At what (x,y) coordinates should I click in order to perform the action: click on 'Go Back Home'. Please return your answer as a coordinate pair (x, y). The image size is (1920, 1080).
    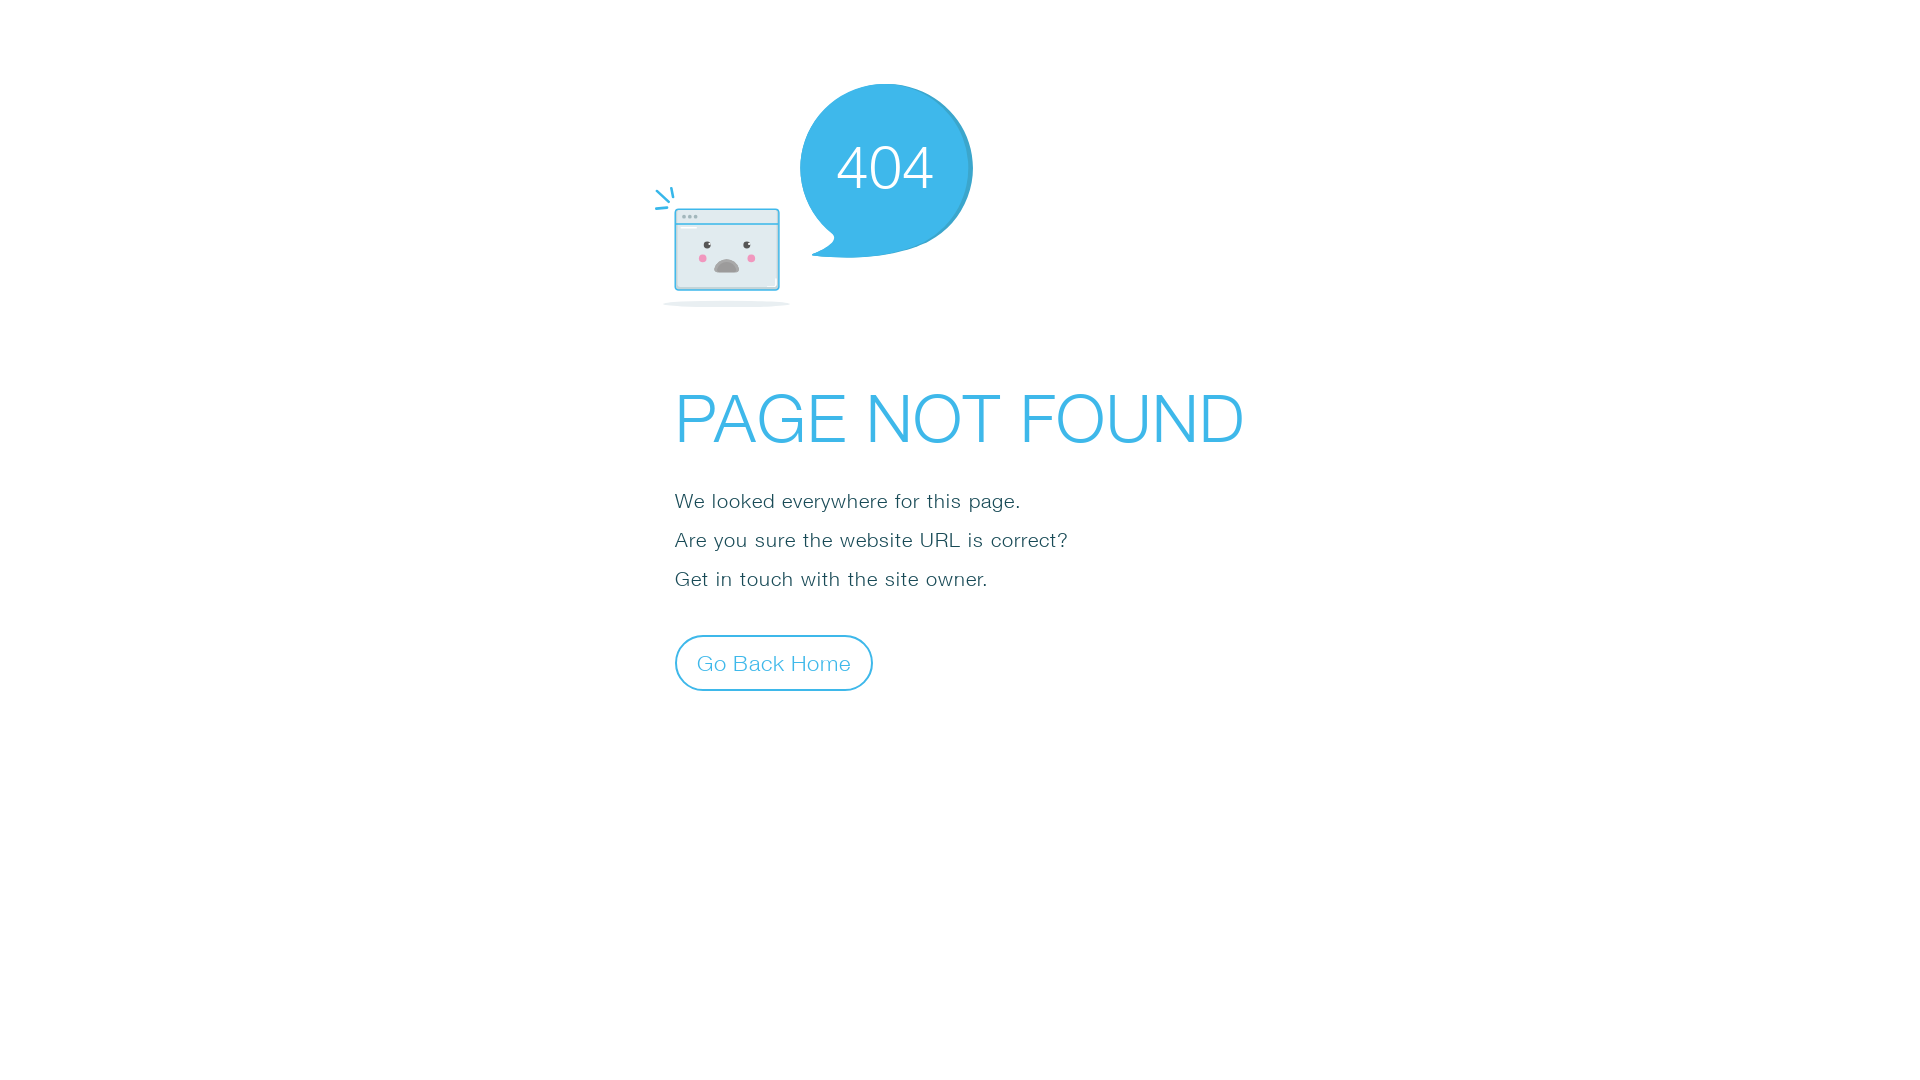
    Looking at the image, I should click on (772, 663).